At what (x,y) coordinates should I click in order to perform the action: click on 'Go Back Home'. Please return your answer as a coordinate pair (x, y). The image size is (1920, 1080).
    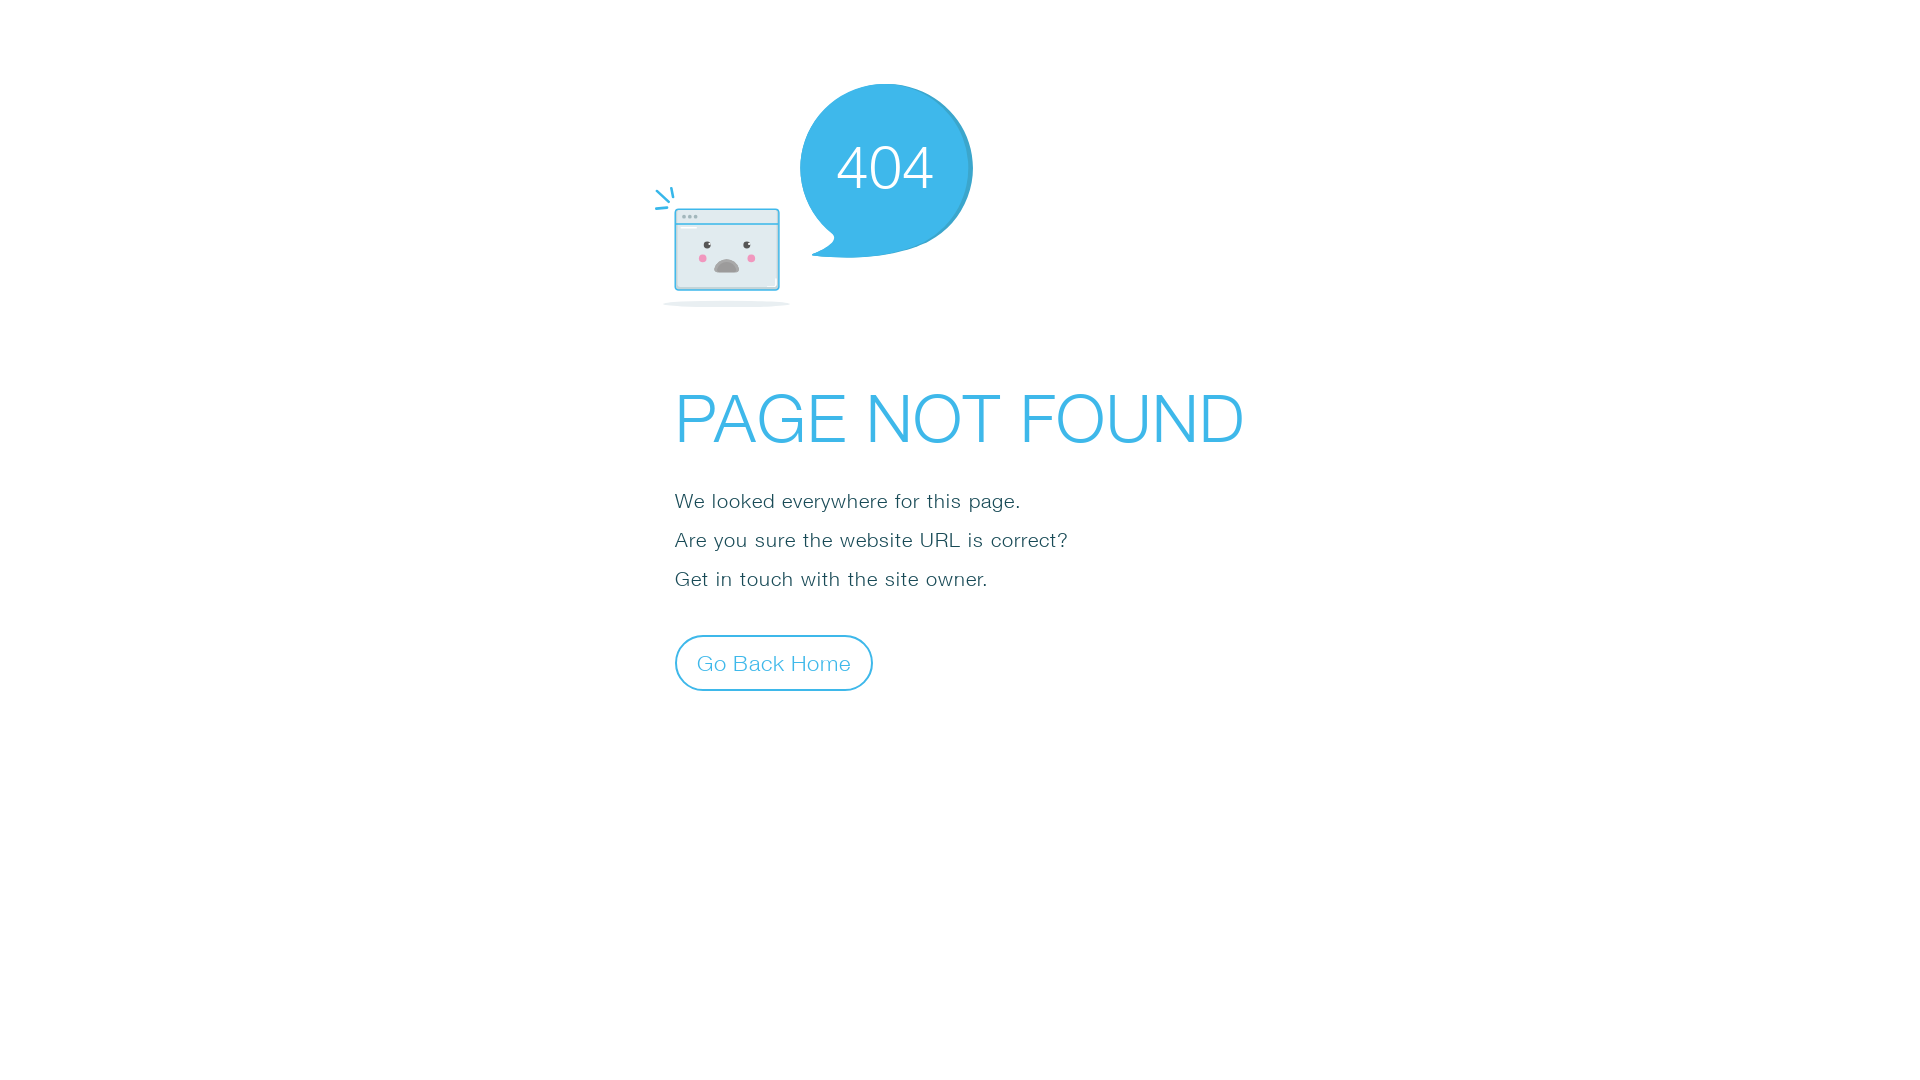
    Looking at the image, I should click on (772, 663).